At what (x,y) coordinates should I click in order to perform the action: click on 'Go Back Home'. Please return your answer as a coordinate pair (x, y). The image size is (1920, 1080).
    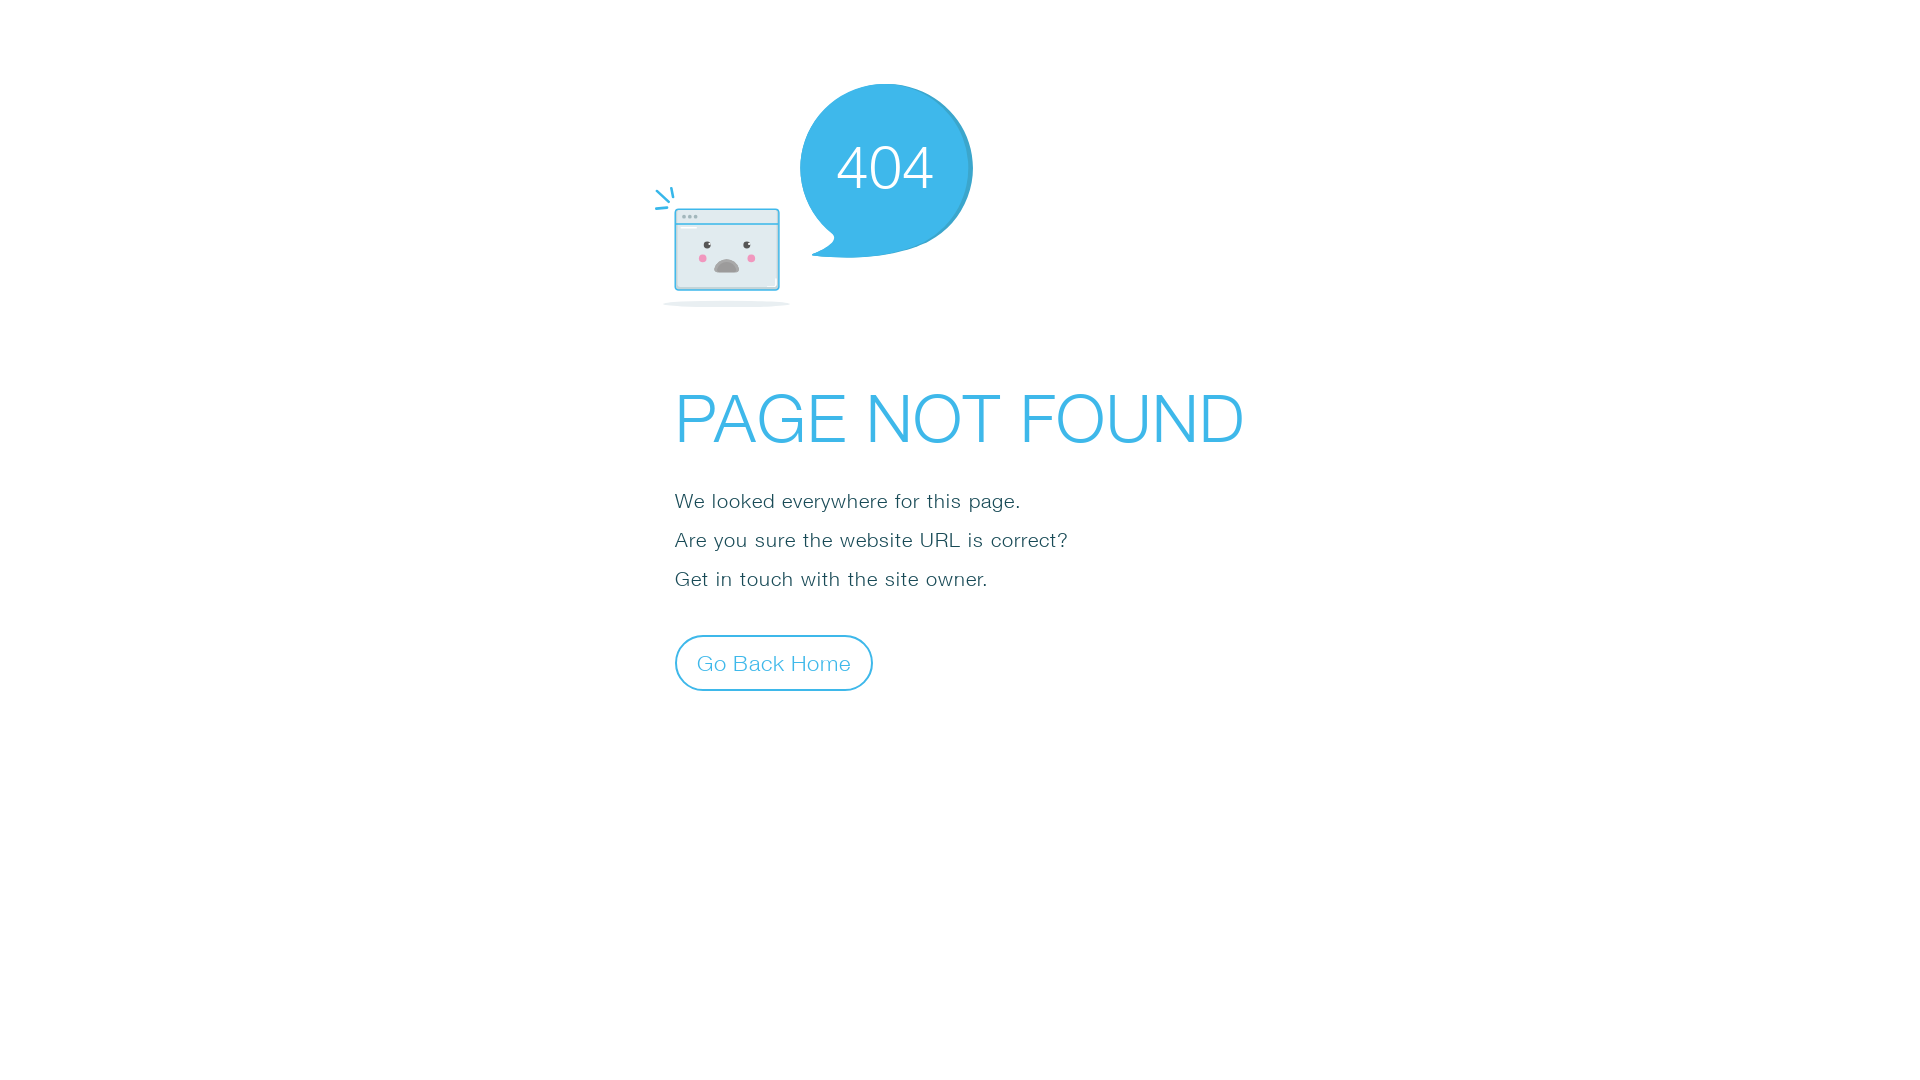
    Looking at the image, I should click on (772, 663).